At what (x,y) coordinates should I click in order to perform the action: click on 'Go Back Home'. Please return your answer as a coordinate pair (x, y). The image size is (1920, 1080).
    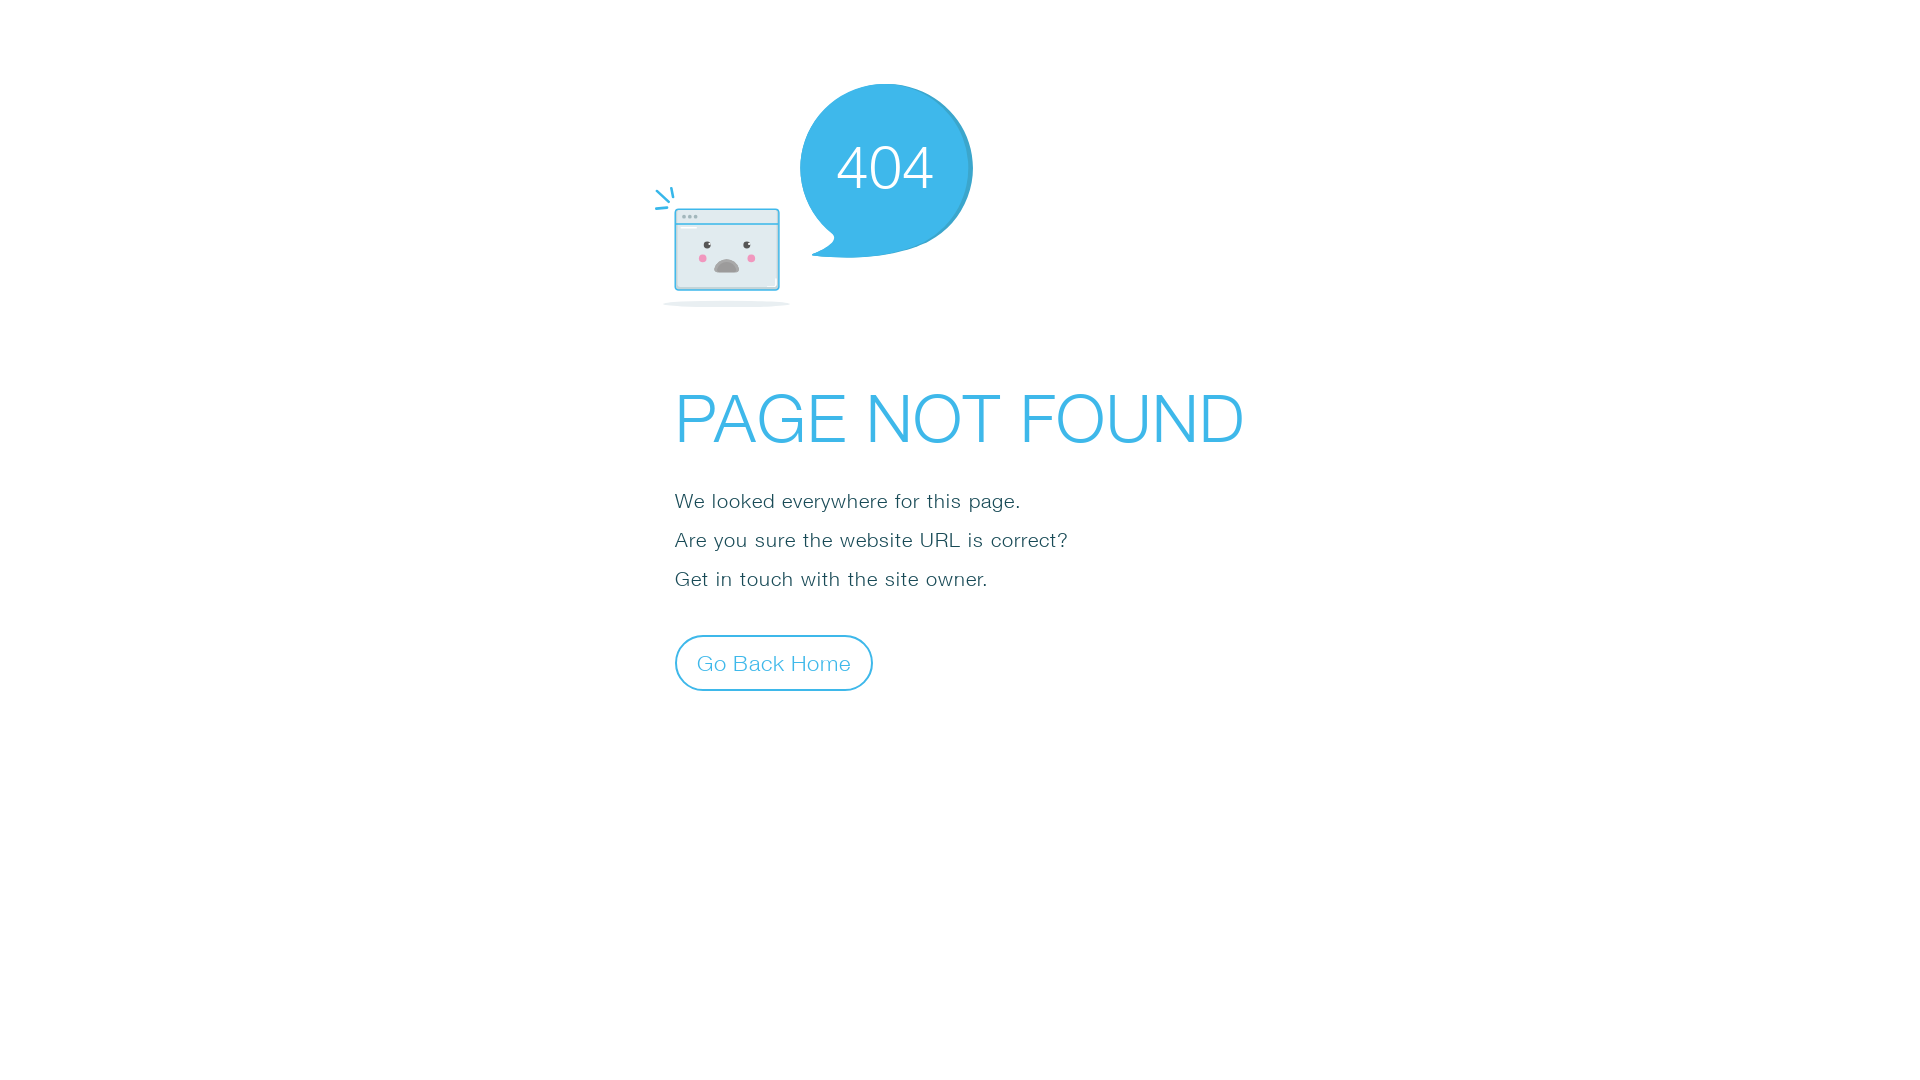
    Looking at the image, I should click on (772, 663).